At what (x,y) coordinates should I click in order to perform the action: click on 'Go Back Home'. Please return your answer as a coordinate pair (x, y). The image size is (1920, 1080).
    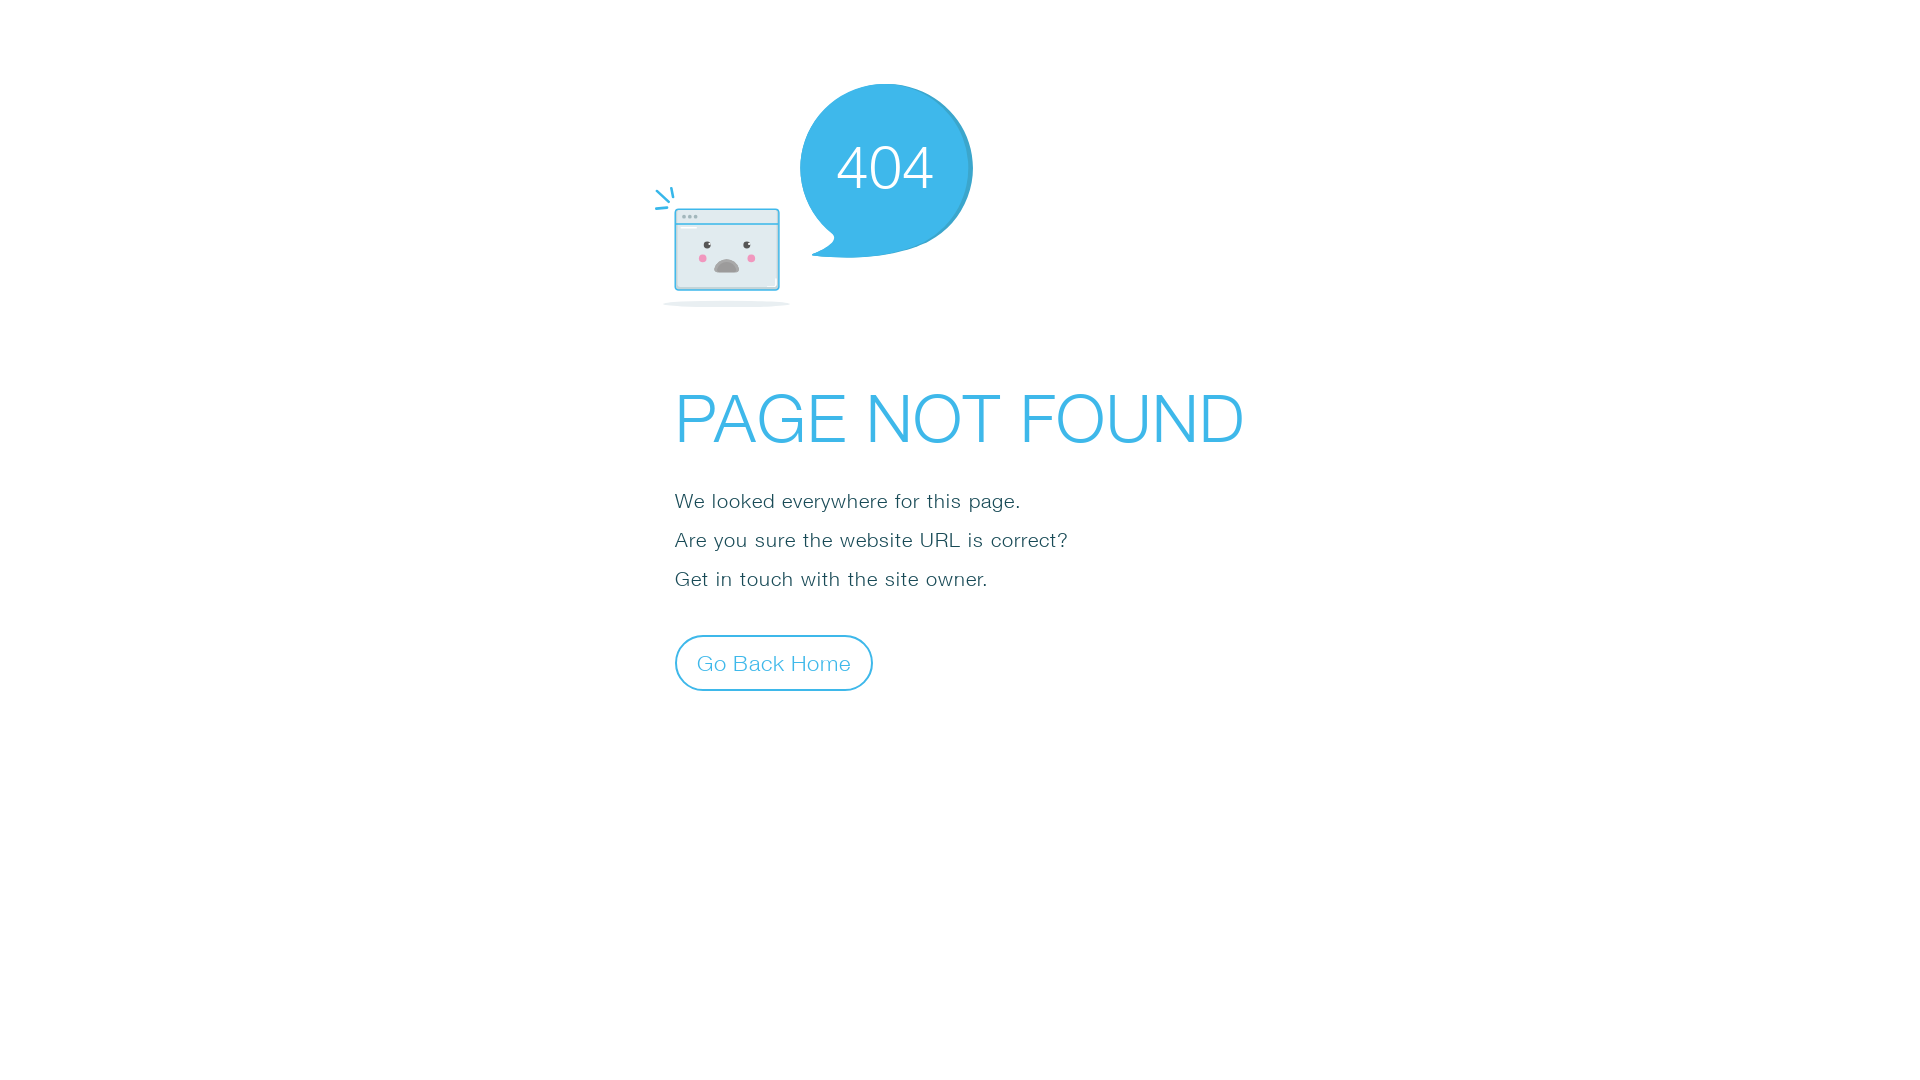
    Looking at the image, I should click on (772, 663).